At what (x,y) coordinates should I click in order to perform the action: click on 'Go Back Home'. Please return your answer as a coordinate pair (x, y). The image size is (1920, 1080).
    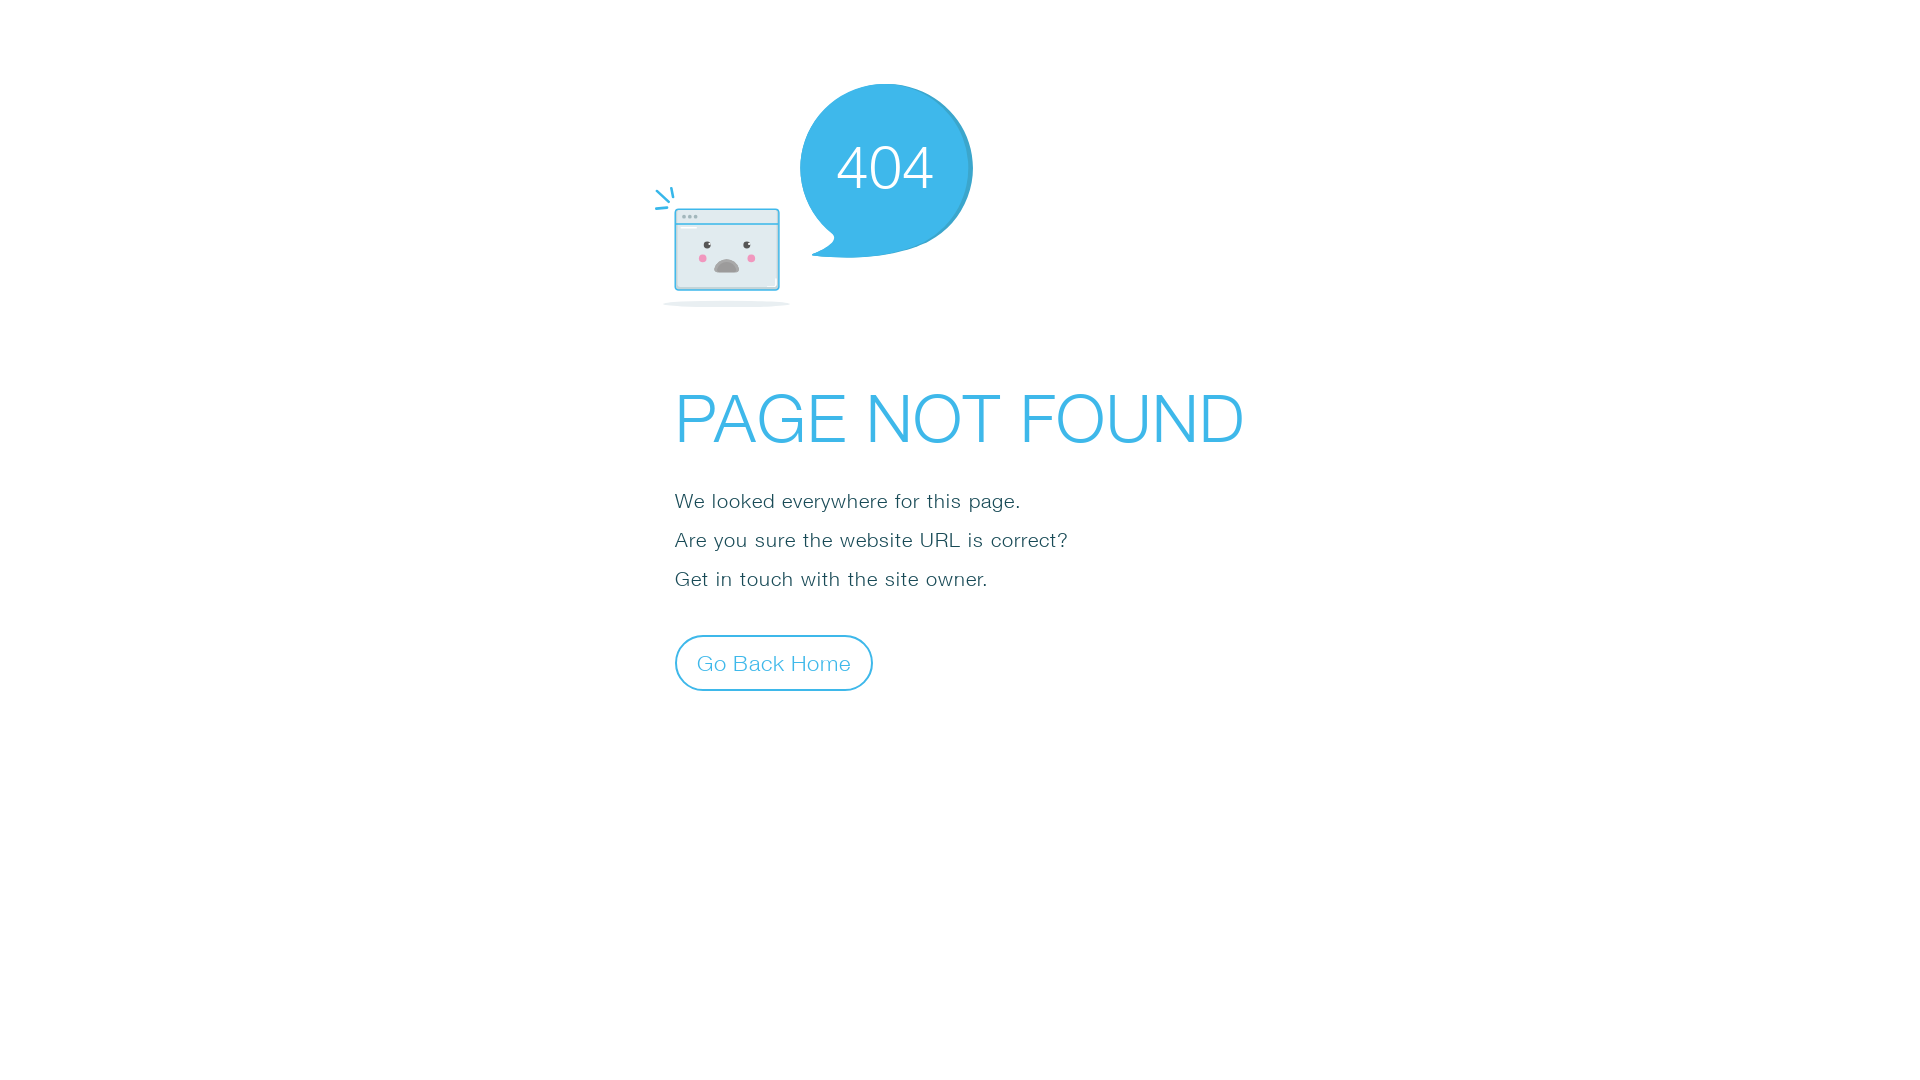
    Looking at the image, I should click on (772, 663).